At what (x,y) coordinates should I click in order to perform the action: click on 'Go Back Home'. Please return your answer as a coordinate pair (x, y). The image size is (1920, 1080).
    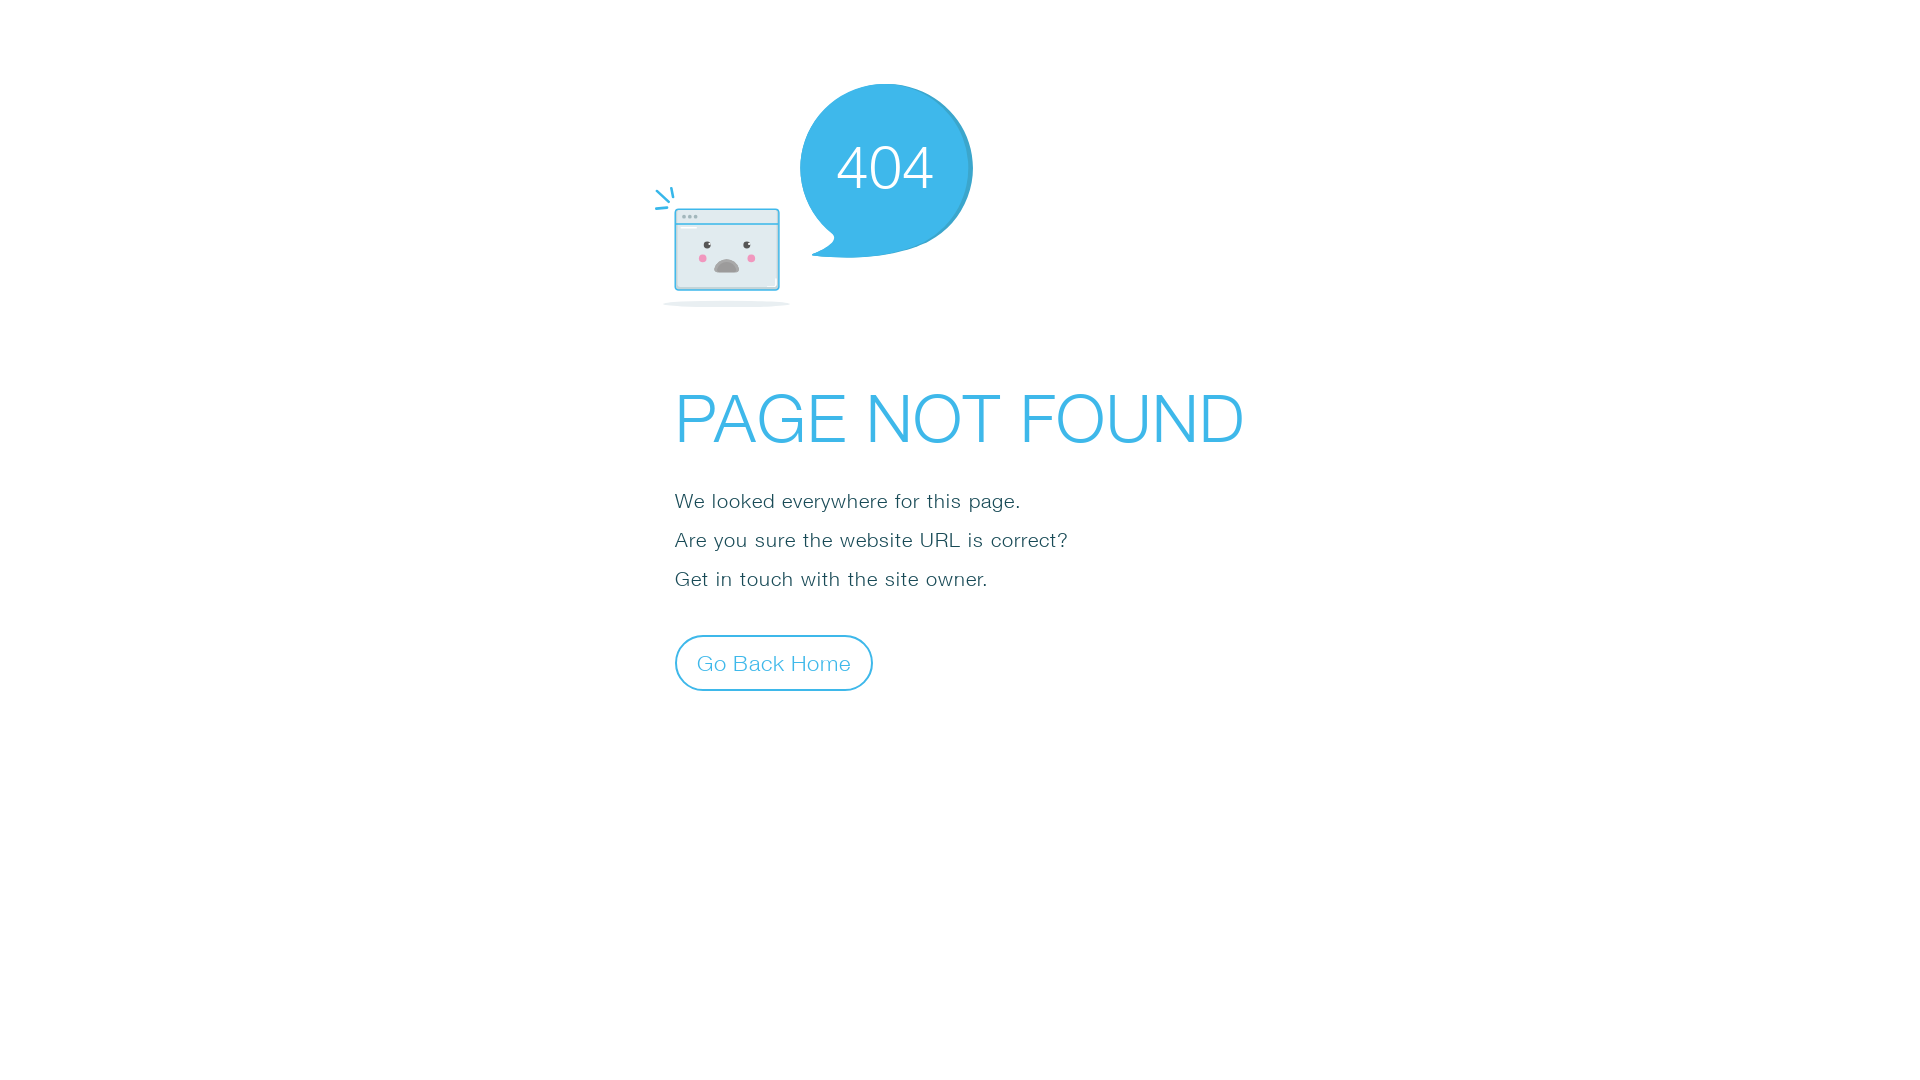
    Looking at the image, I should click on (772, 663).